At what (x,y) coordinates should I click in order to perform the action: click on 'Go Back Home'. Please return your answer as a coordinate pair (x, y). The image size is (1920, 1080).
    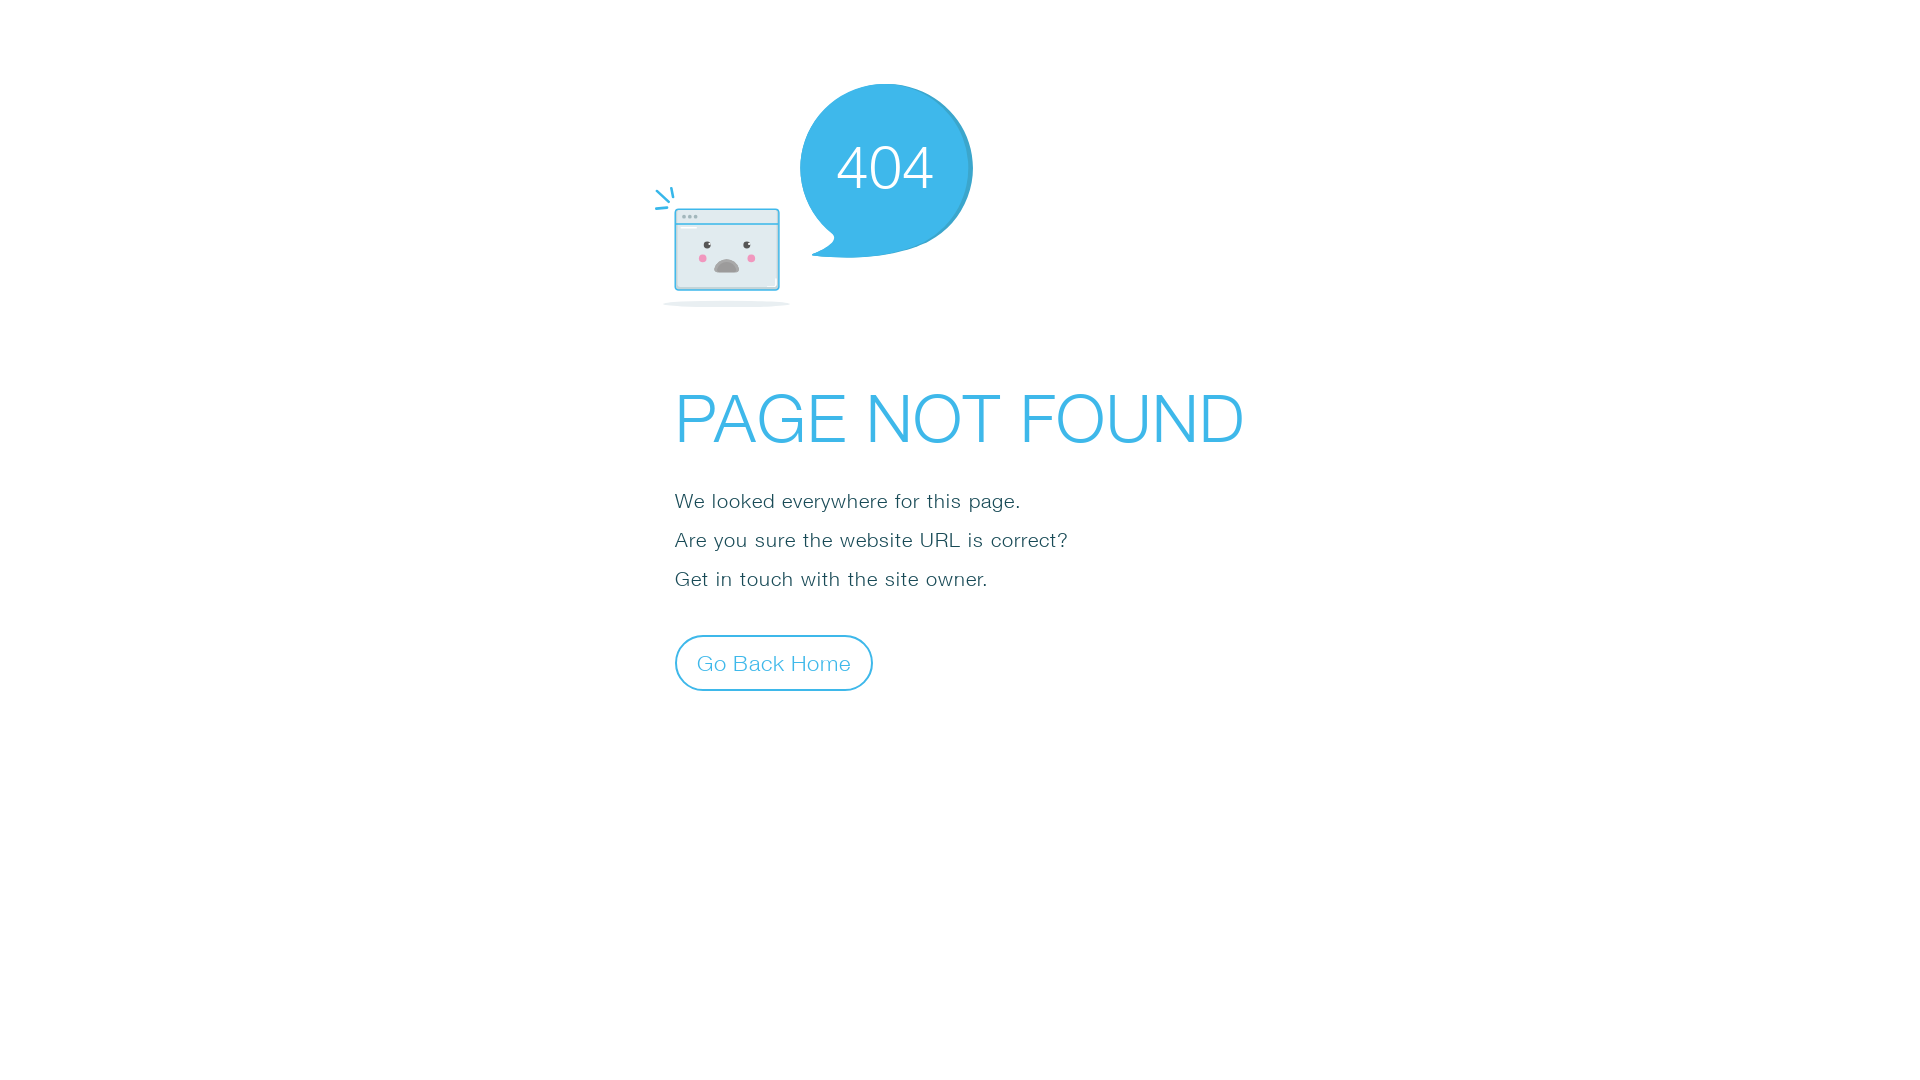
    Looking at the image, I should click on (772, 663).